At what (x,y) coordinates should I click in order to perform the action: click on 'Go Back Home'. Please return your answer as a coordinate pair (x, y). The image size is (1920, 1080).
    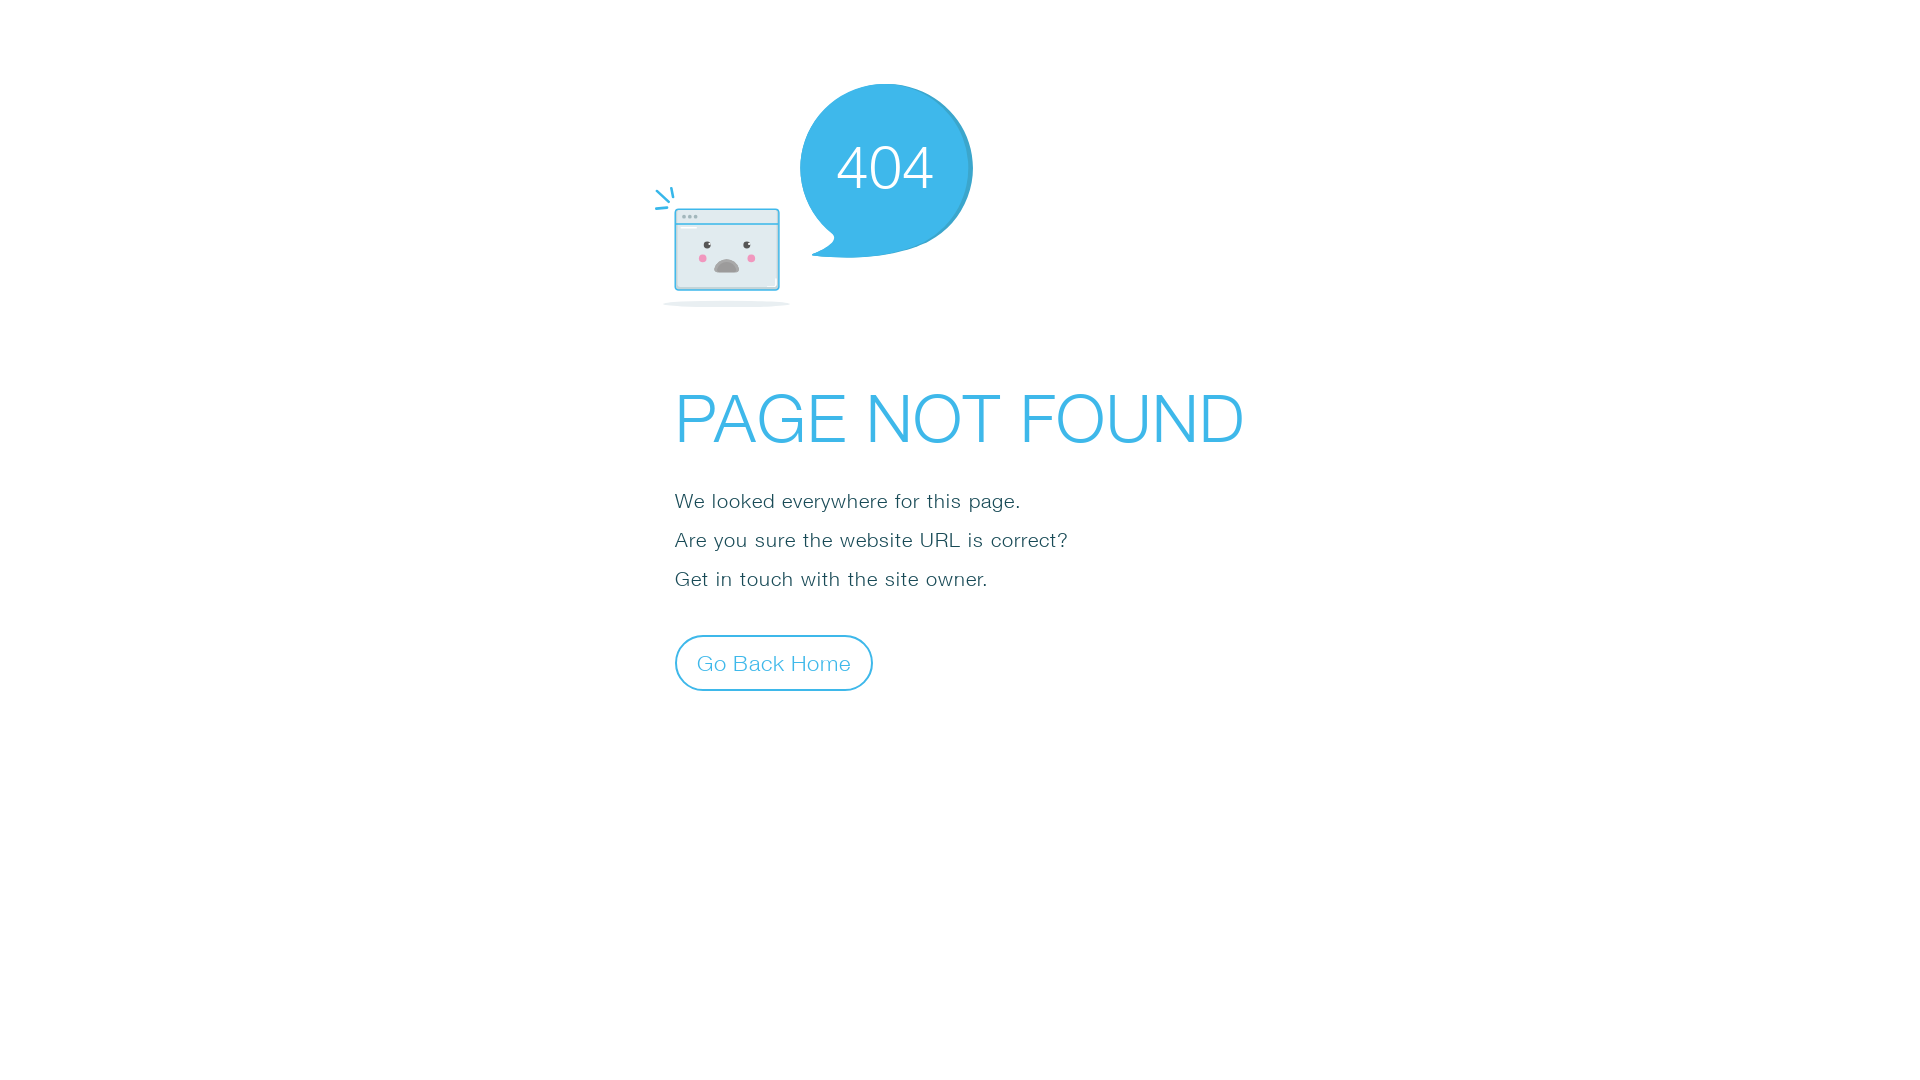
    Looking at the image, I should click on (772, 663).